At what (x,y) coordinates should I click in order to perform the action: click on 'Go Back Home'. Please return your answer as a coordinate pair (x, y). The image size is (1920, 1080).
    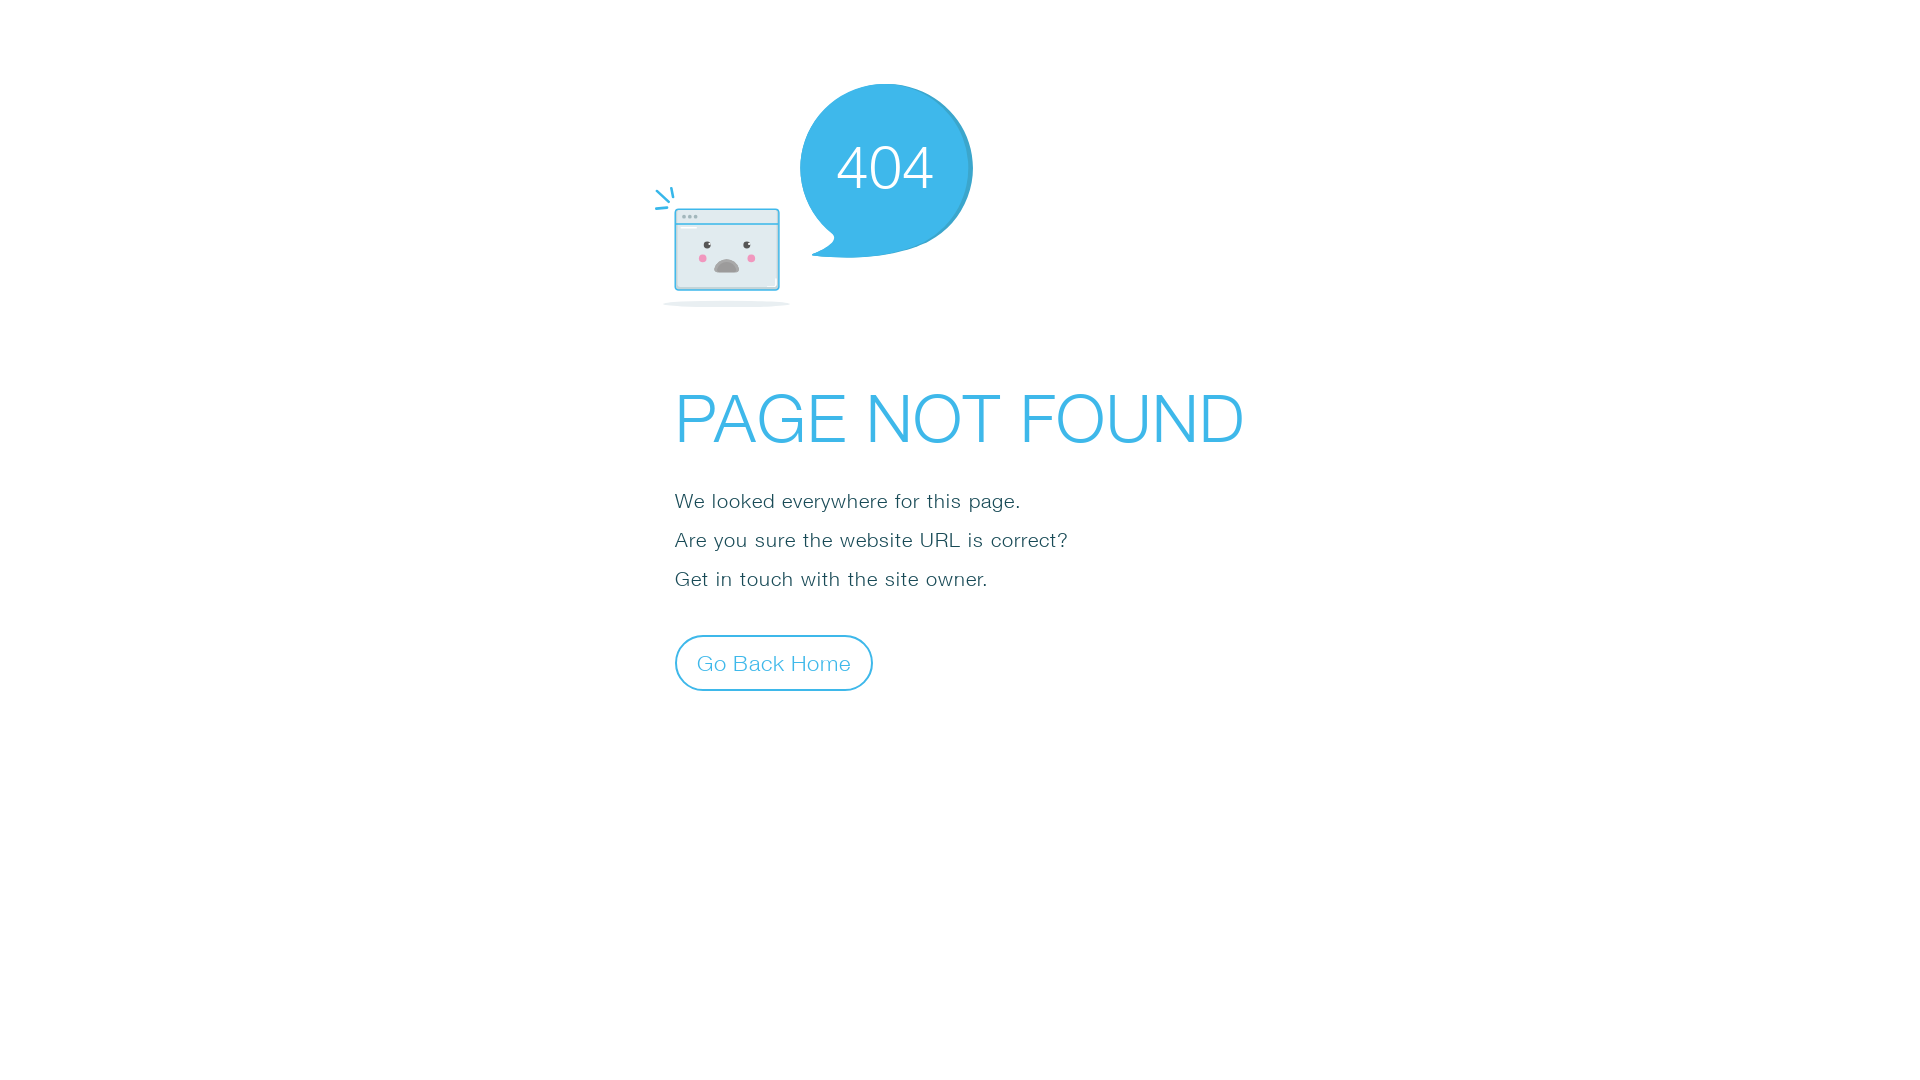
    Looking at the image, I should click on (772, 663).